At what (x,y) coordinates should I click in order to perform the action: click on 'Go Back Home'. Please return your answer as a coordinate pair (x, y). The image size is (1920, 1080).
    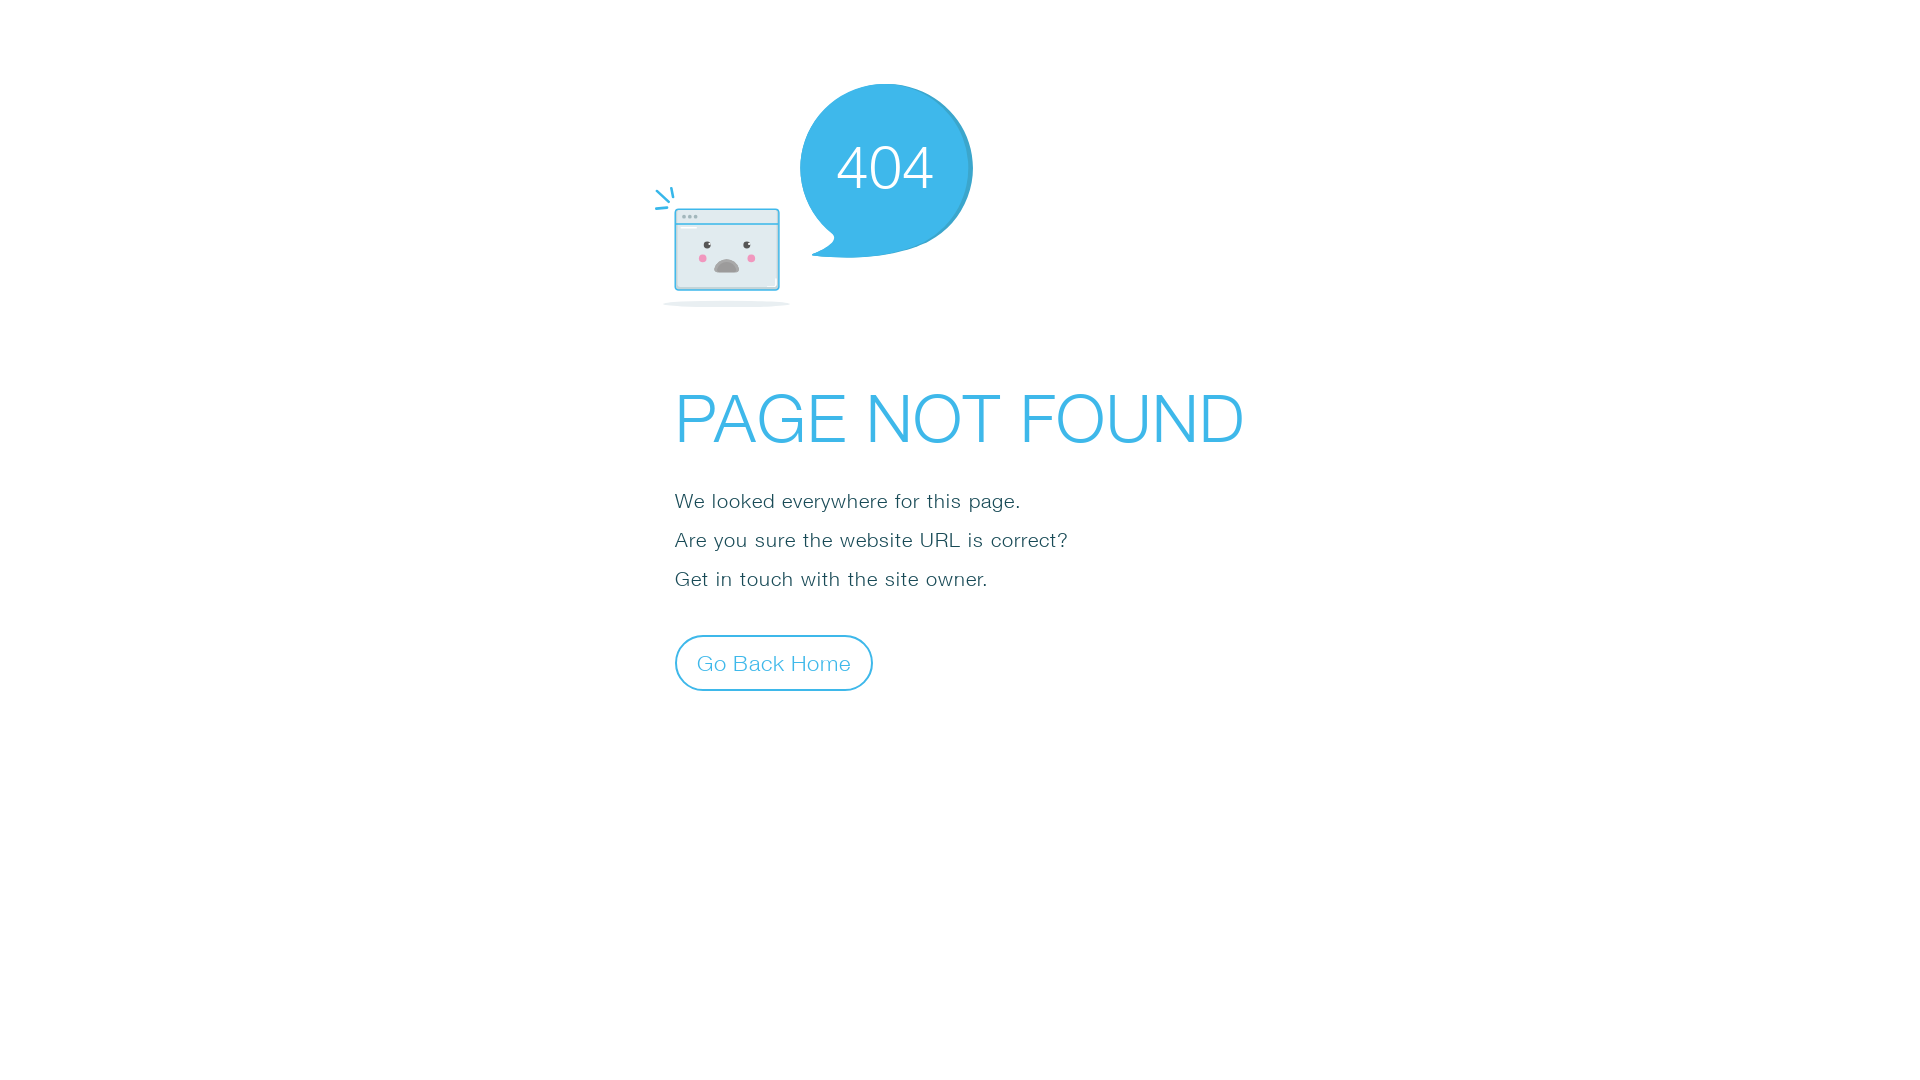
    Looking at the image, I should click on (772, 663).